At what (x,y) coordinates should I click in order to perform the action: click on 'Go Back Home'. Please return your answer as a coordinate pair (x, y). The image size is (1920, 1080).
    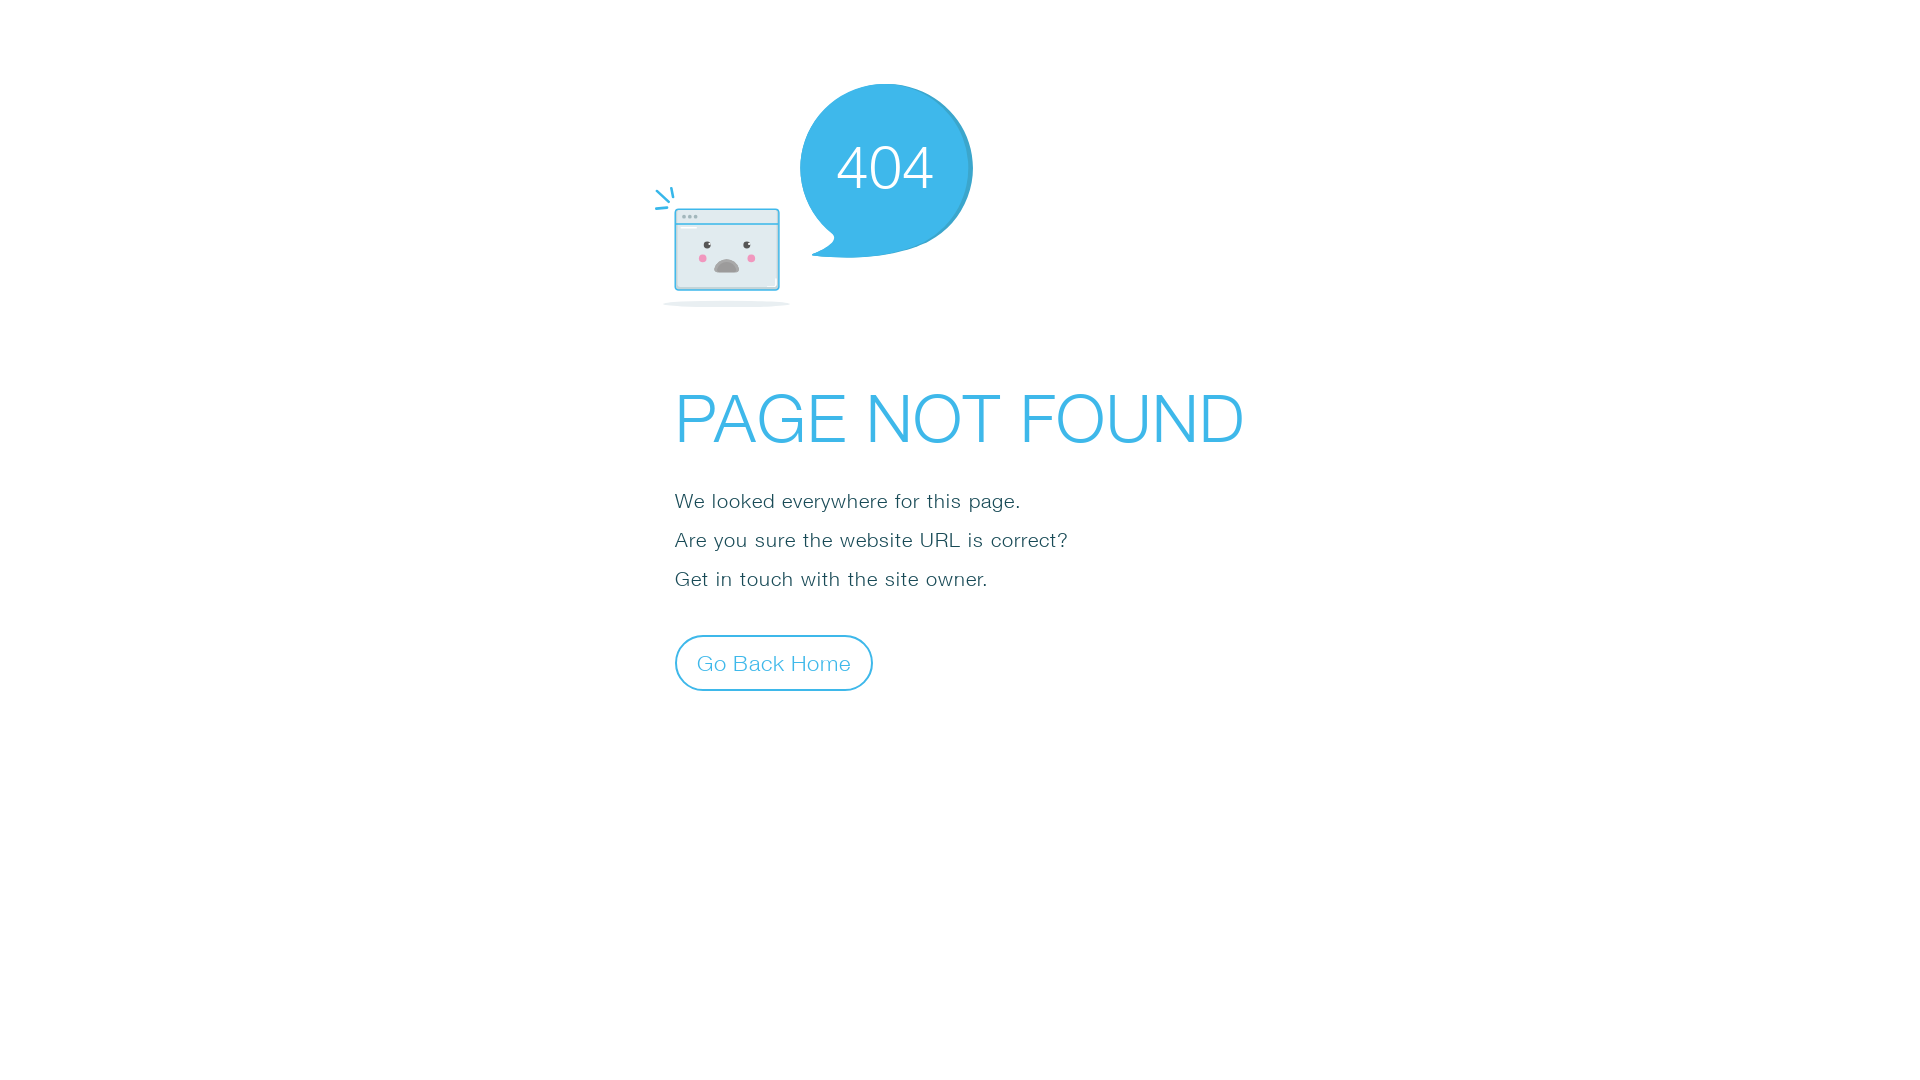
    Looking at the image, I should click on (772, 663).